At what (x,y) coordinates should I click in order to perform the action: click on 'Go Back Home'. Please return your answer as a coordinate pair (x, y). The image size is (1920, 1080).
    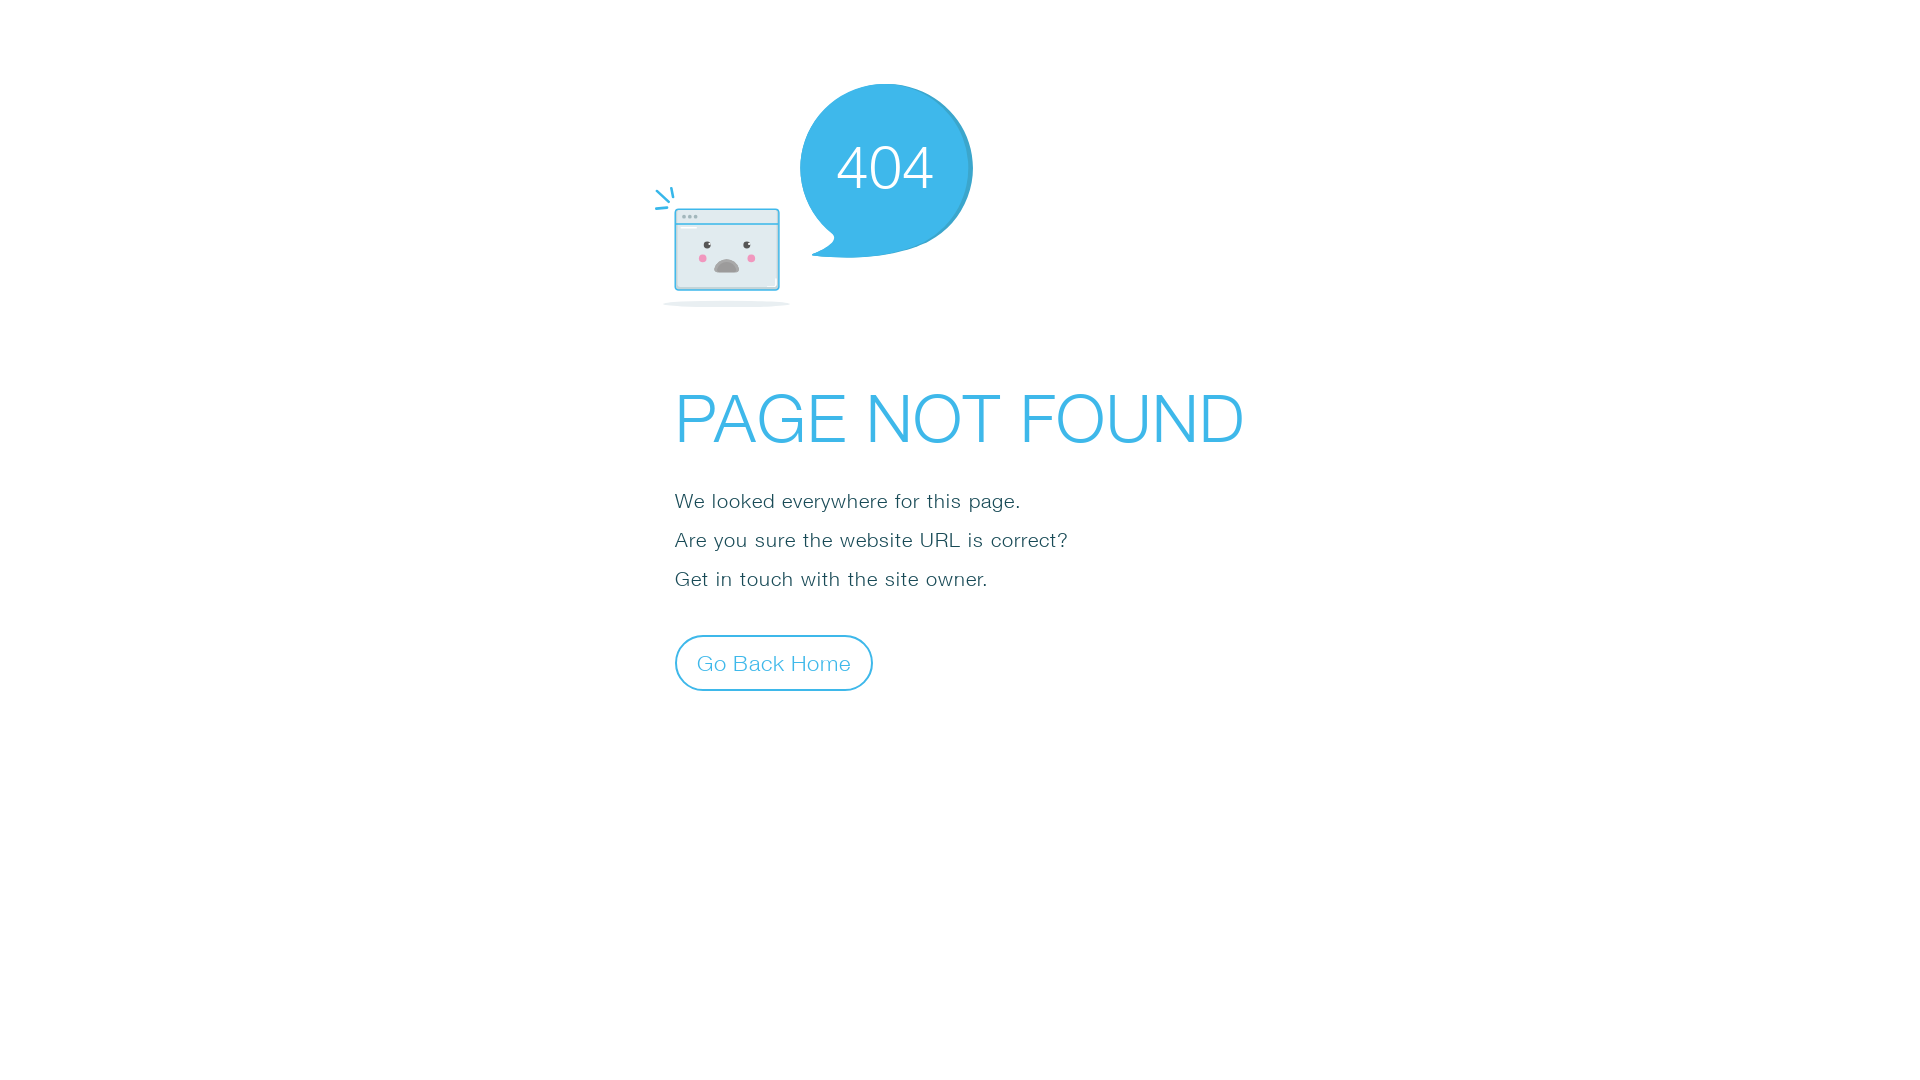
    Looking at the image, I should click on (772, 663).